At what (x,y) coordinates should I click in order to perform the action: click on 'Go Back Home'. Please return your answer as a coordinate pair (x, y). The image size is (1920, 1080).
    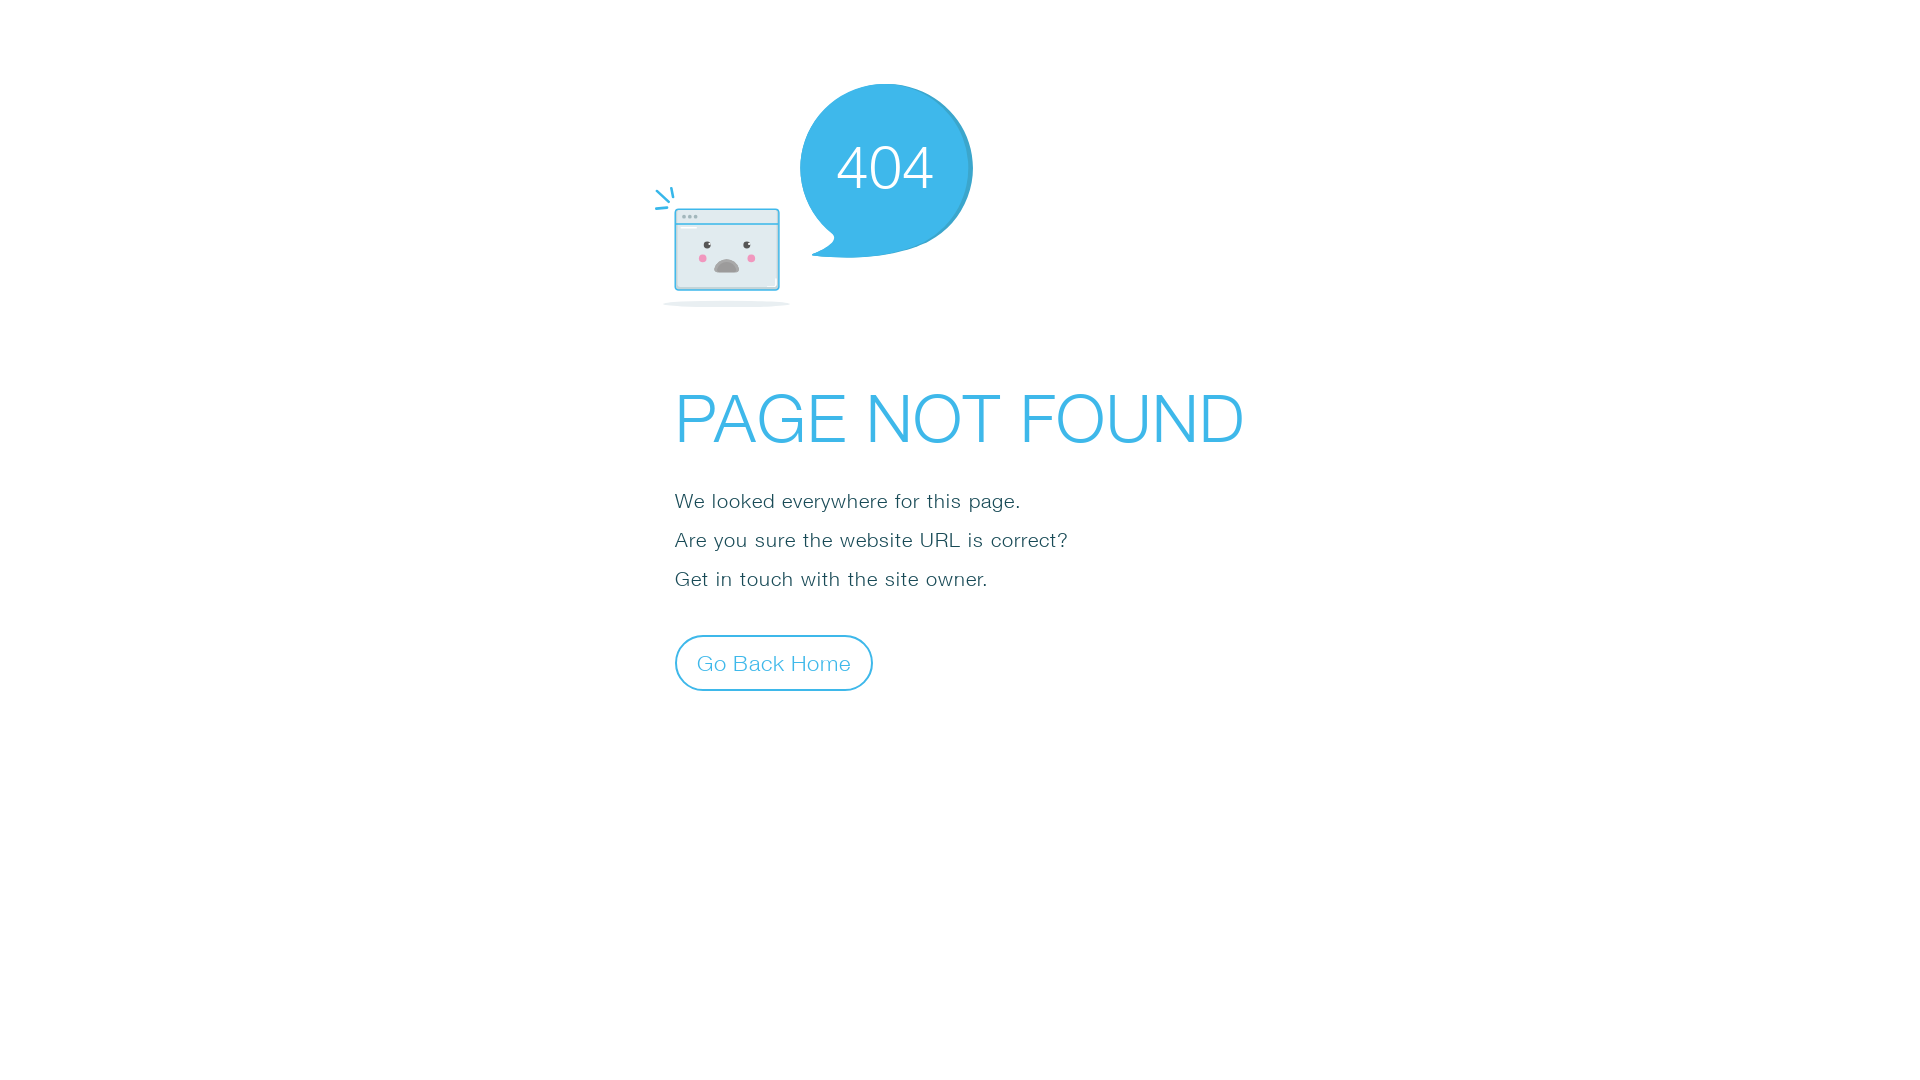
    Looking at the image, I should click on (772, 663).